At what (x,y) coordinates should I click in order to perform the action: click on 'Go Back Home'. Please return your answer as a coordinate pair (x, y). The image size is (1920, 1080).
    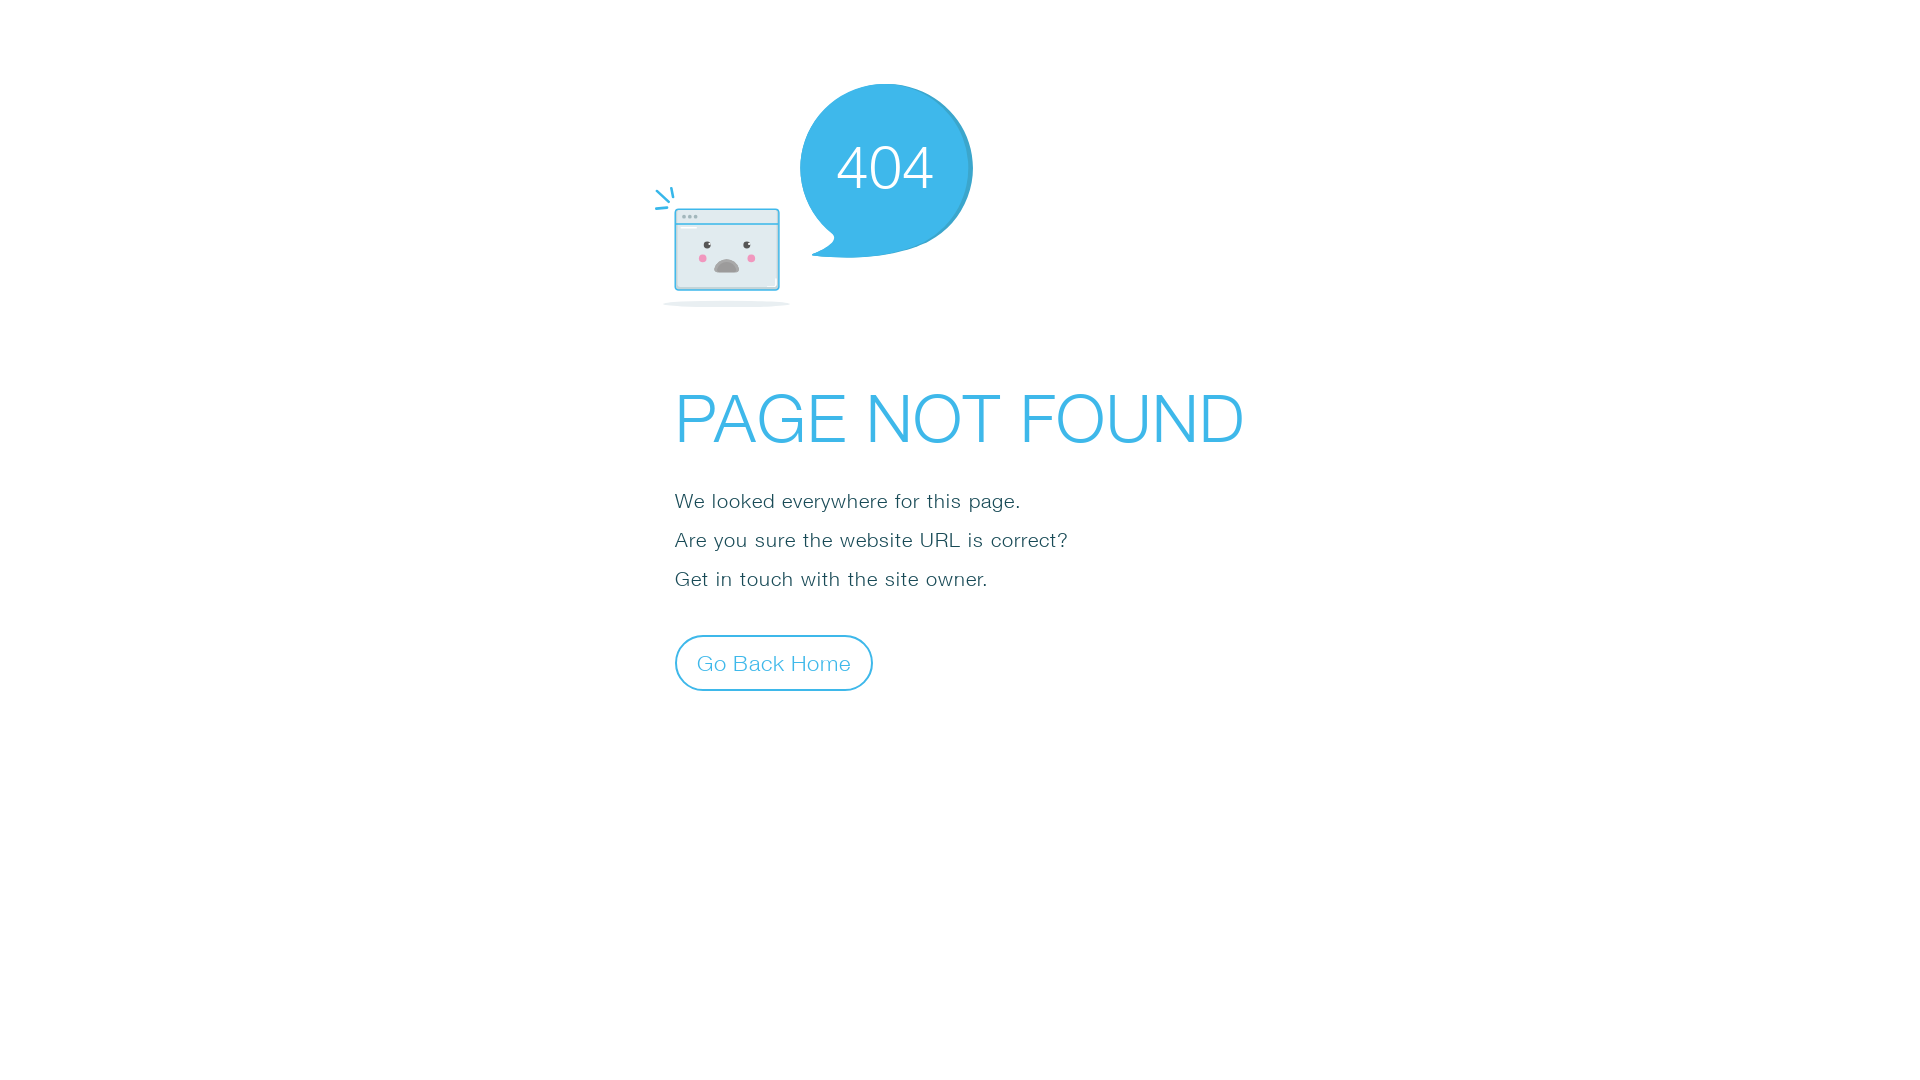
    Looking at the image, I should click on (772, 663).